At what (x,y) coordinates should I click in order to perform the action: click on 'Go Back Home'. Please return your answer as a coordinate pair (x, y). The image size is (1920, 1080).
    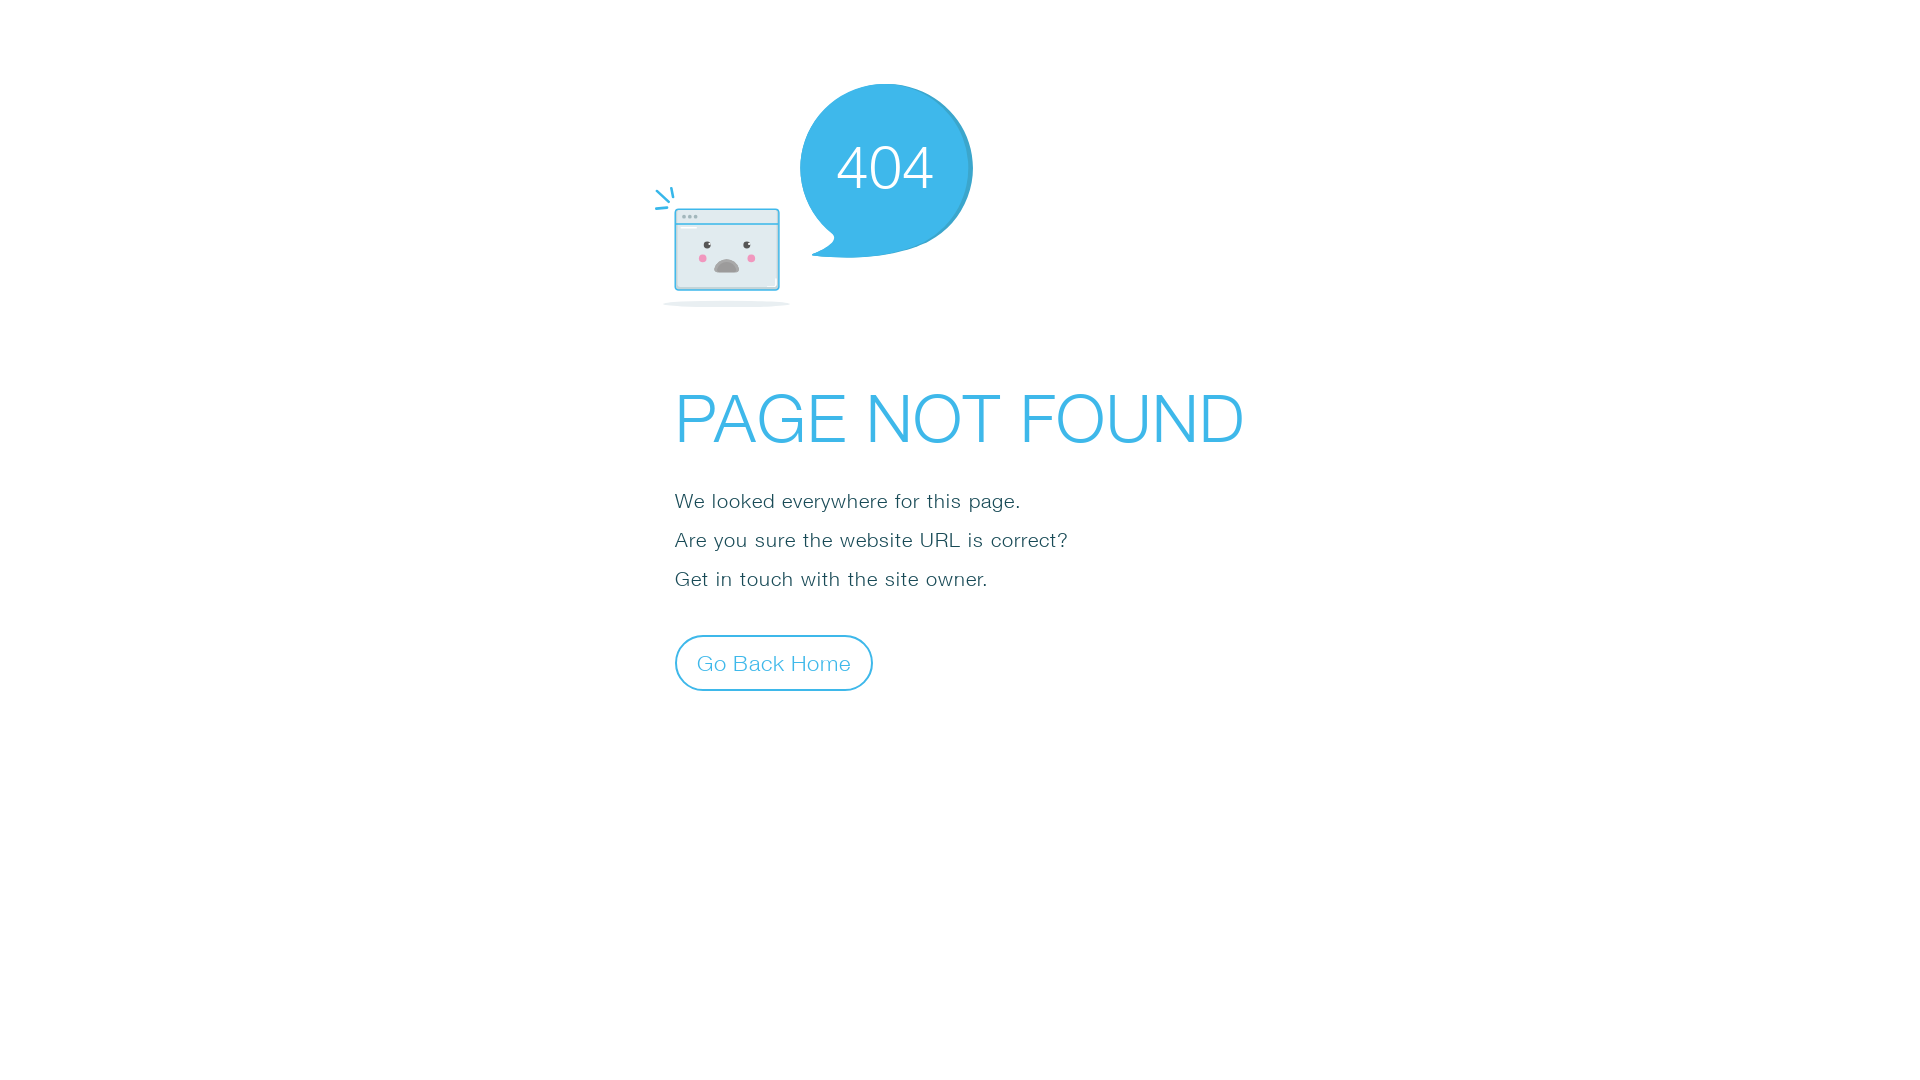
    Looking at the image, I should click on (772, 663).